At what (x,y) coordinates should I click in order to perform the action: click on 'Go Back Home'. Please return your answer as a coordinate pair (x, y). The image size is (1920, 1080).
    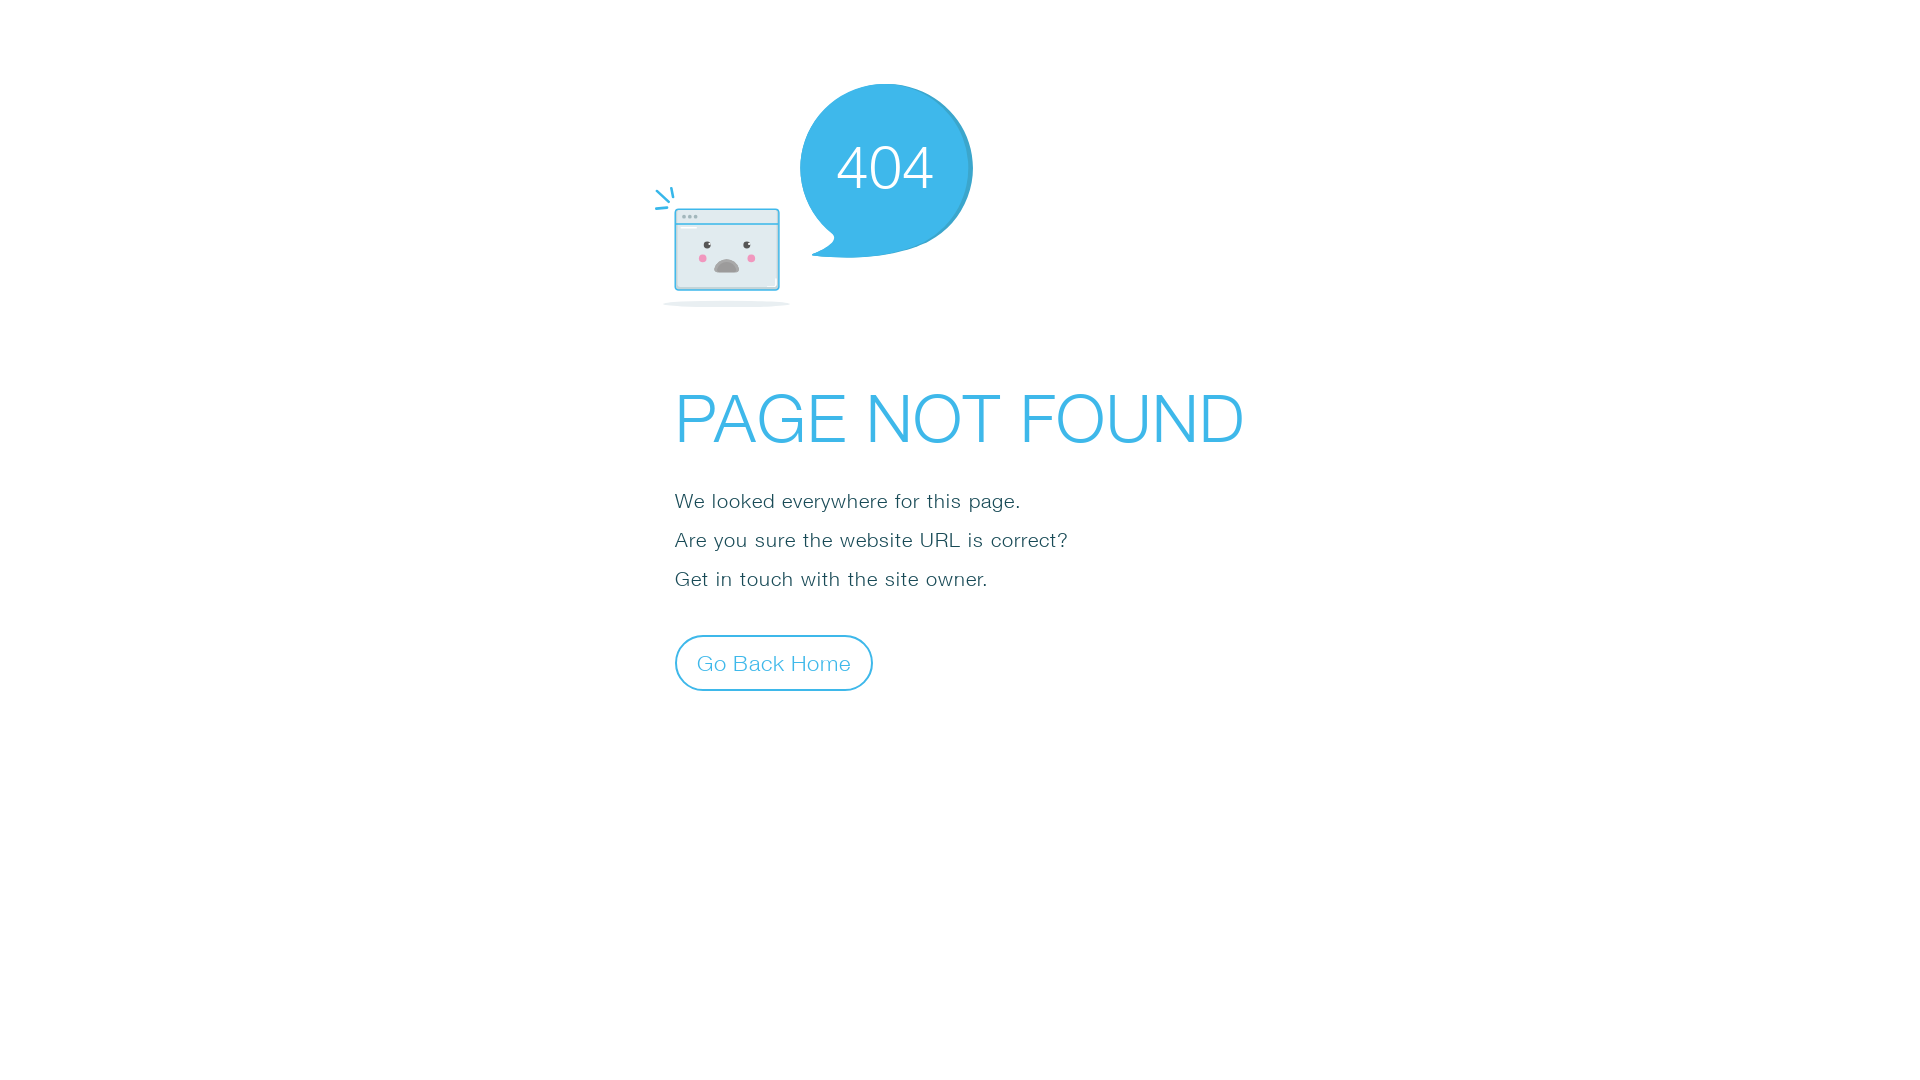
    Looking at the image, I should click on (772, 663).